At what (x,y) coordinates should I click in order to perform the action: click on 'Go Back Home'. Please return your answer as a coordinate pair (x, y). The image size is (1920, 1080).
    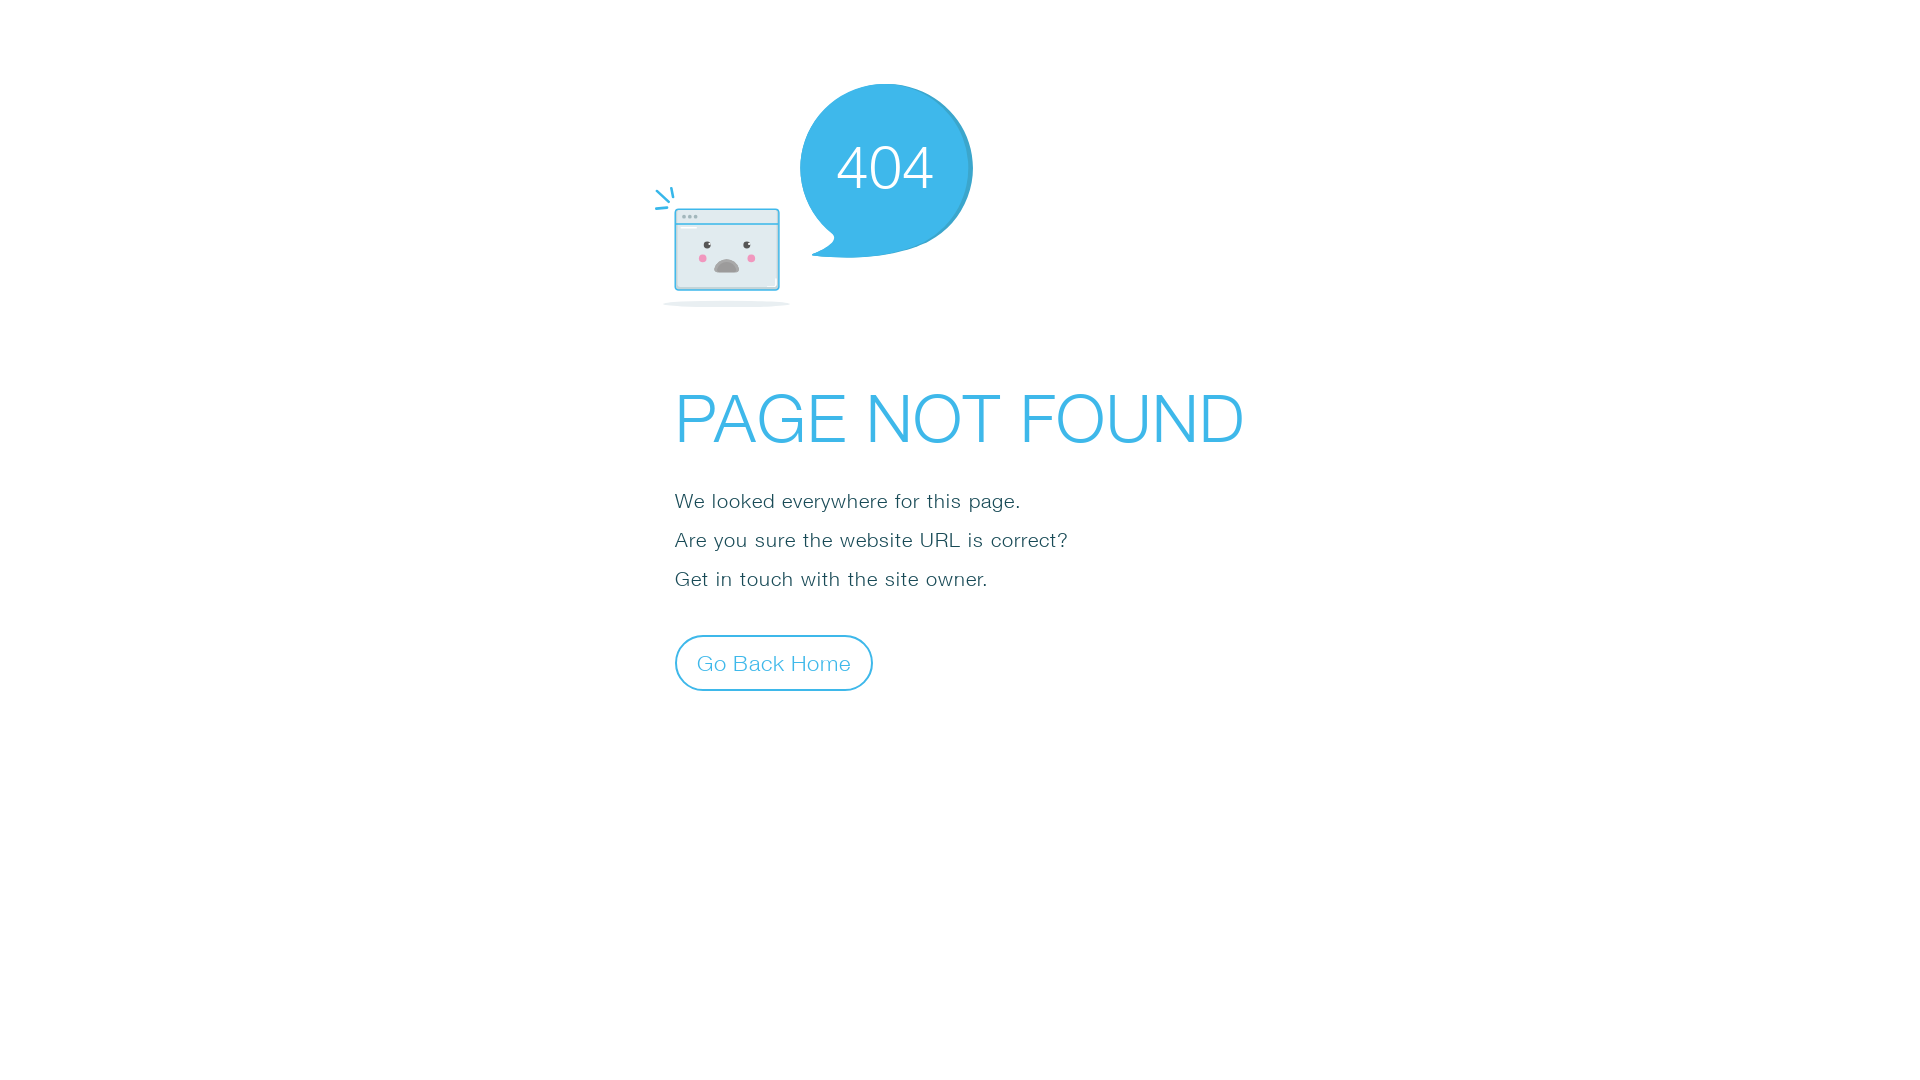
    Looking at the image, I should click on (772, 663).